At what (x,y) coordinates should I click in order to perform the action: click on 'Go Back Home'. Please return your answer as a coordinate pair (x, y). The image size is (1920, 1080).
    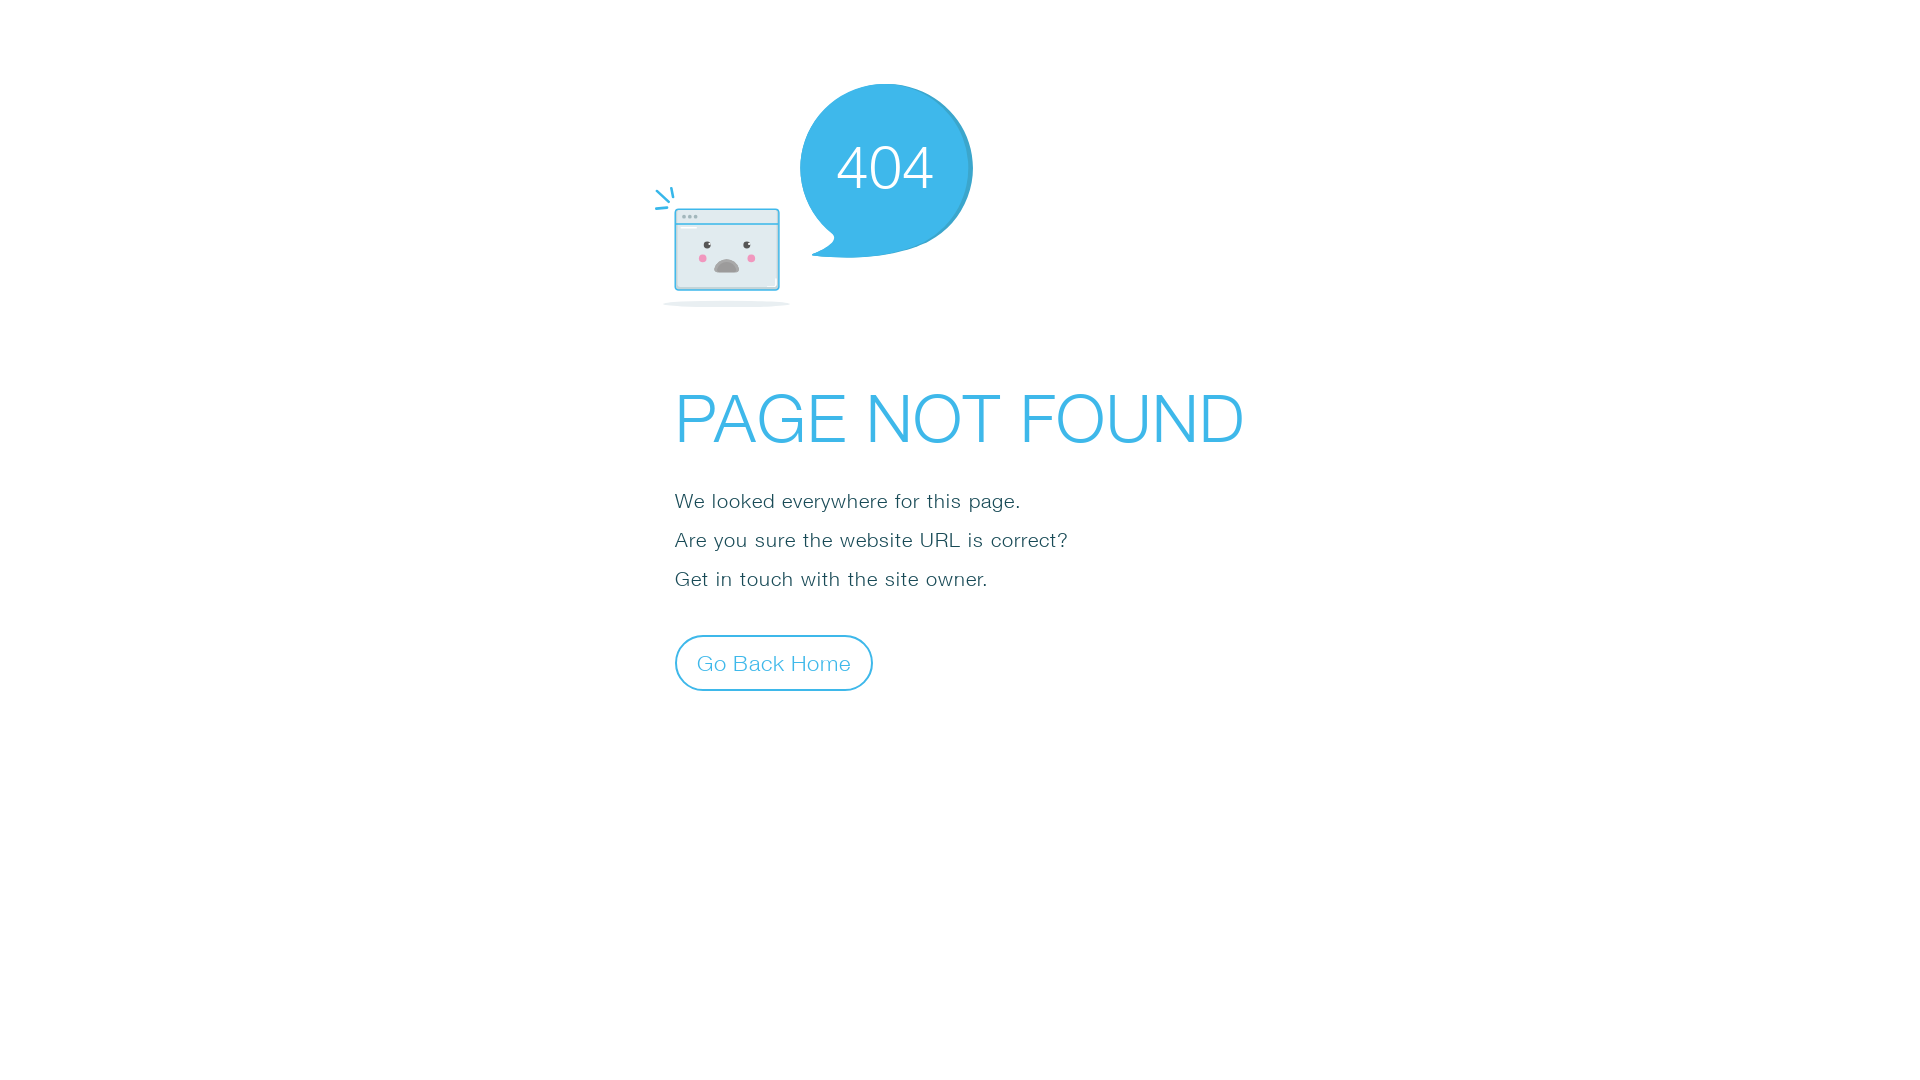
    Looking at the image, I should click on (772, 663).